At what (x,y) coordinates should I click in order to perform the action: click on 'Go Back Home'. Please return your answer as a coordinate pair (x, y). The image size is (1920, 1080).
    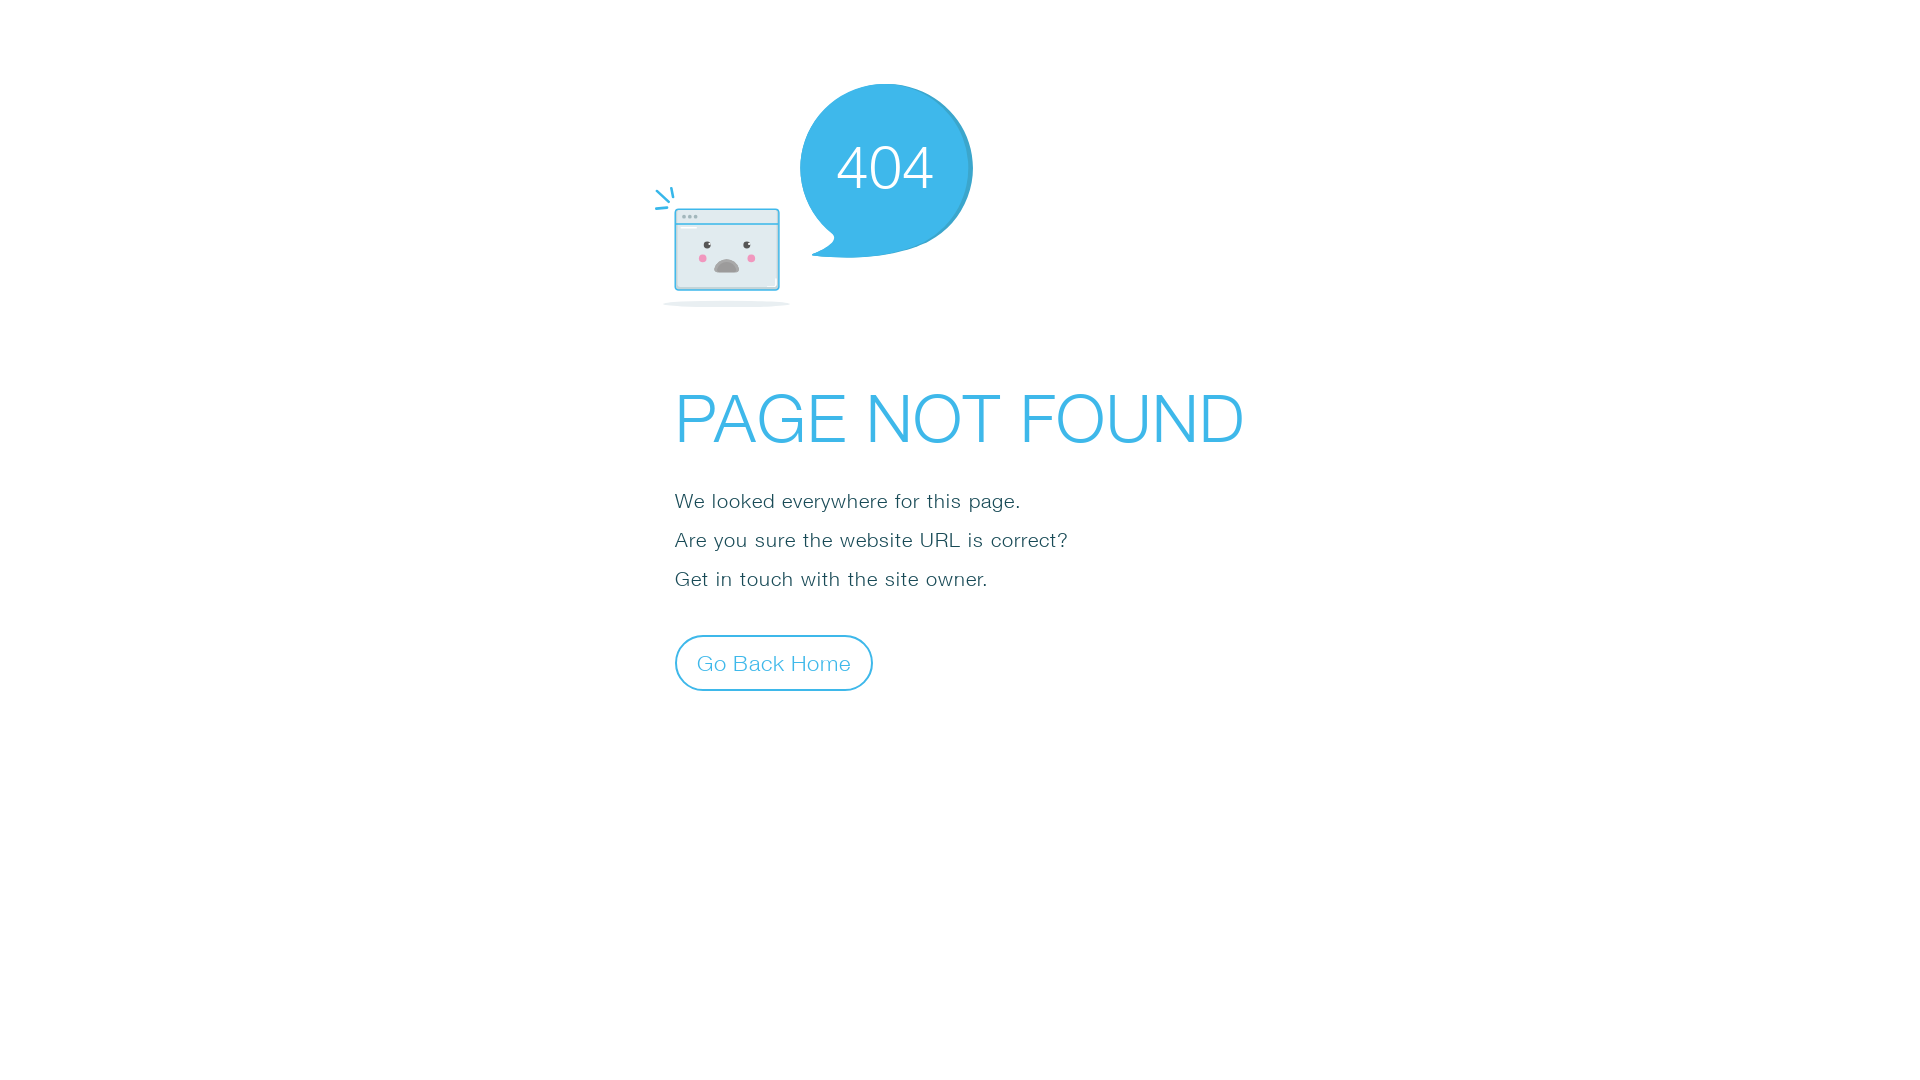
    Looking at the image, I should click on (772, 663).